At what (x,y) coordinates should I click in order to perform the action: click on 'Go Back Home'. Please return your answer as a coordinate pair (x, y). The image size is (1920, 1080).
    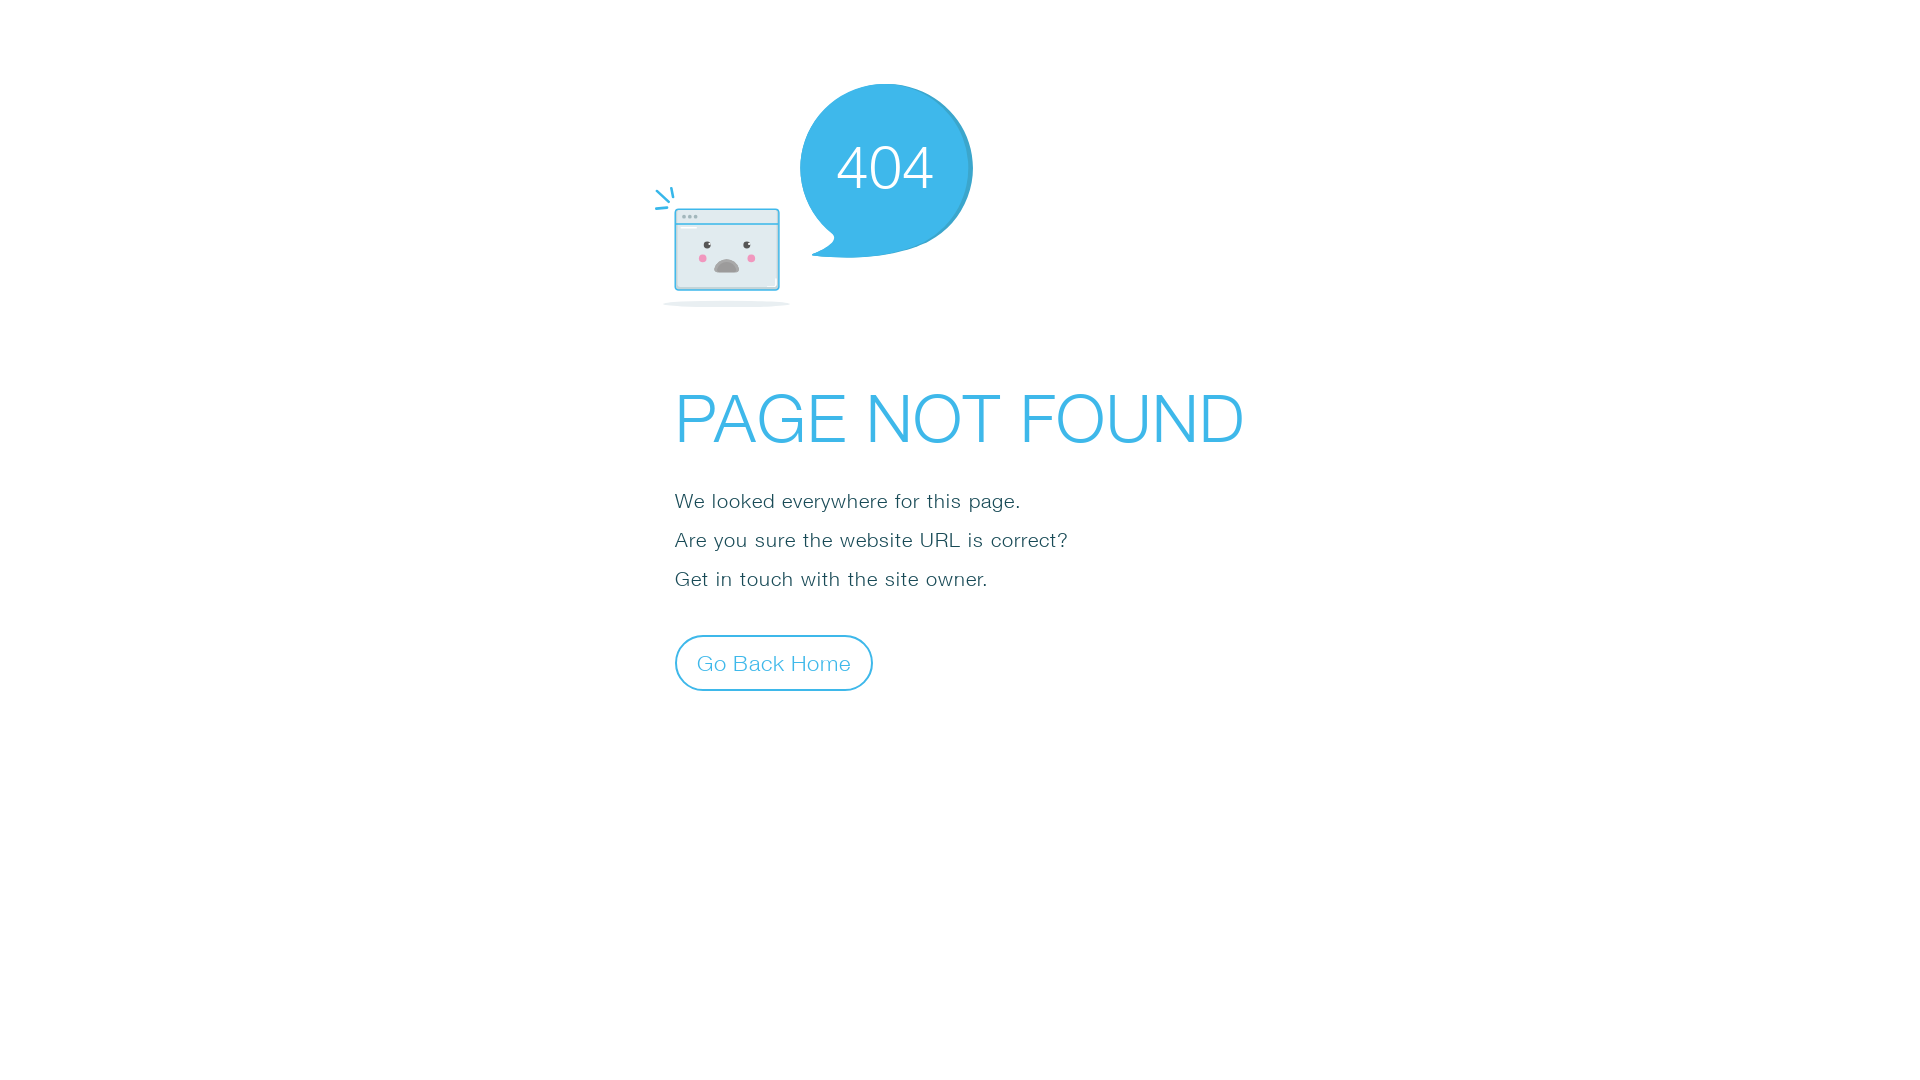
    Looking at the image, I should click on (772, 663).